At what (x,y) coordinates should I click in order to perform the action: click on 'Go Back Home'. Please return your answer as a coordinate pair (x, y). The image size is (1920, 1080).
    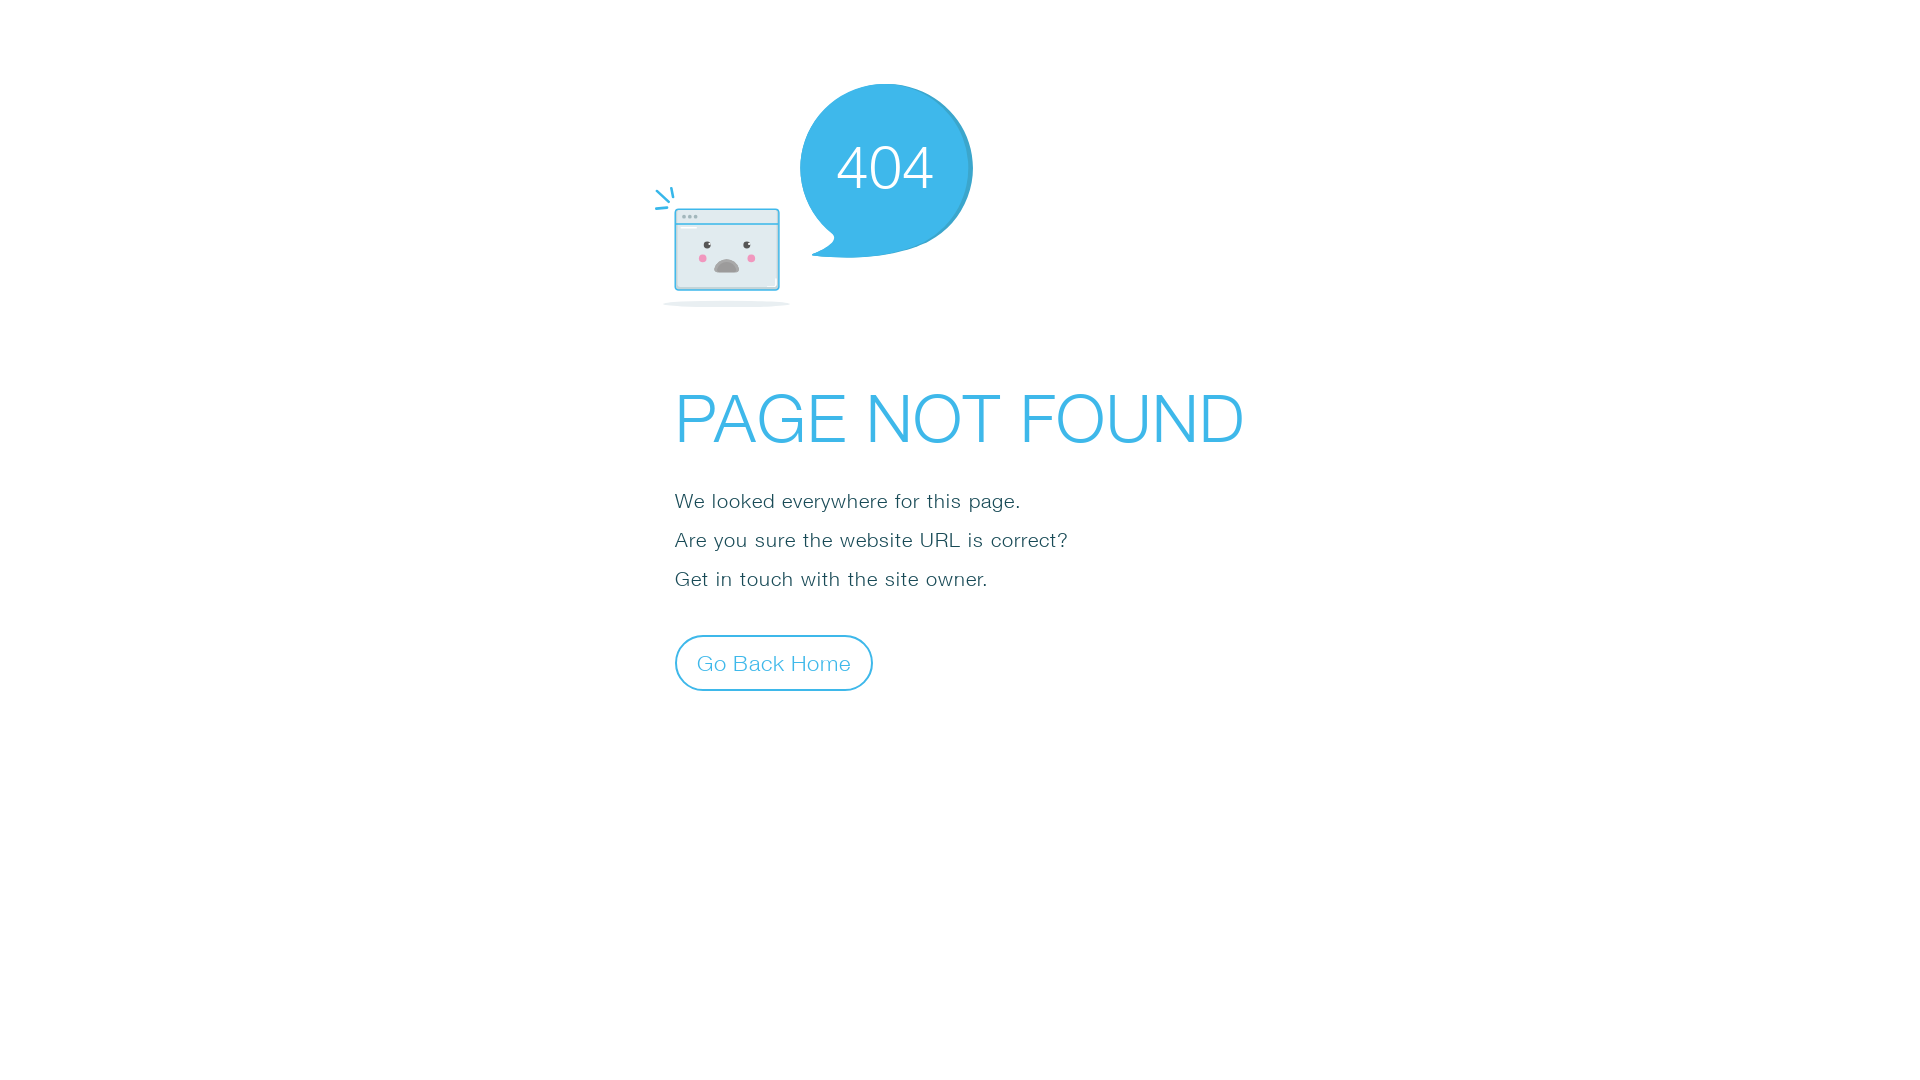
    Looking at the image, I should click on (772, 663).